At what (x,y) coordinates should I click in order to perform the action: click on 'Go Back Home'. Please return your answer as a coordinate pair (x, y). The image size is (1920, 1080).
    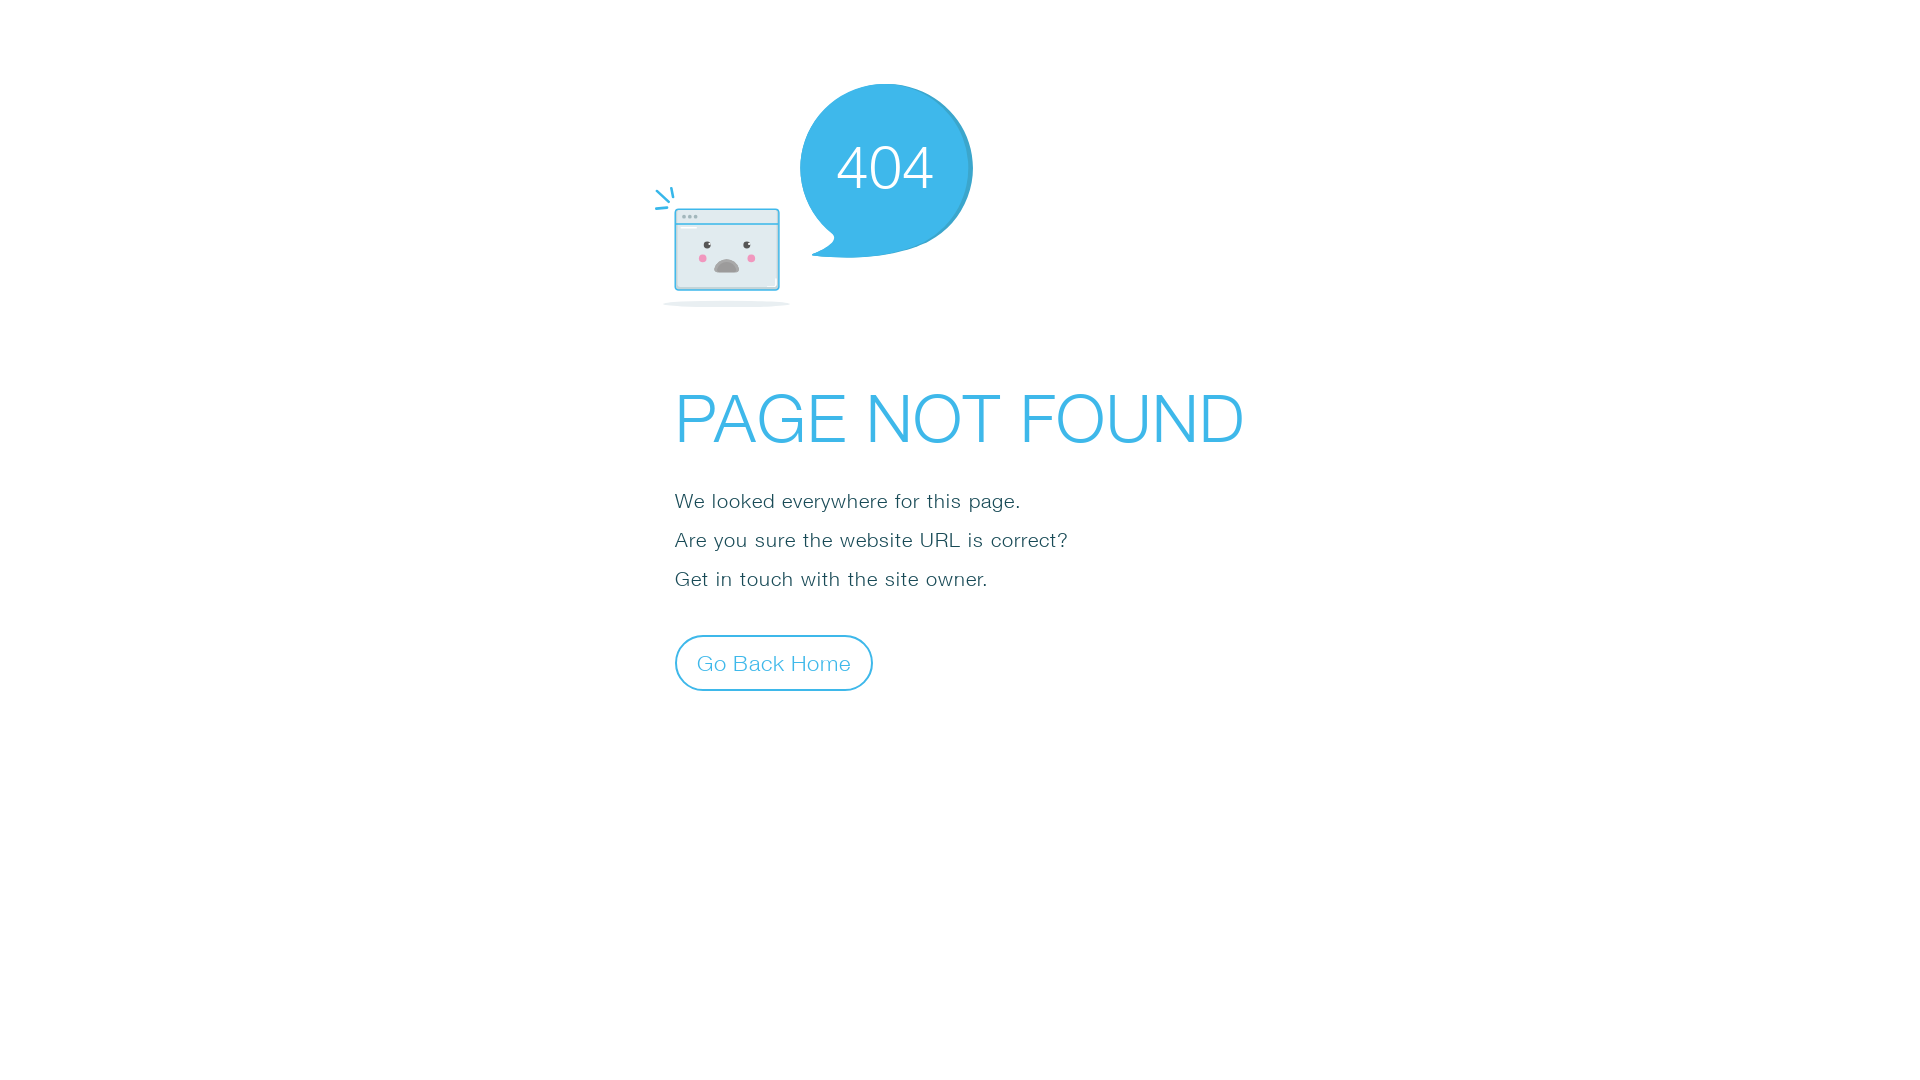
    Looking at the image, I should click on (772, 663).